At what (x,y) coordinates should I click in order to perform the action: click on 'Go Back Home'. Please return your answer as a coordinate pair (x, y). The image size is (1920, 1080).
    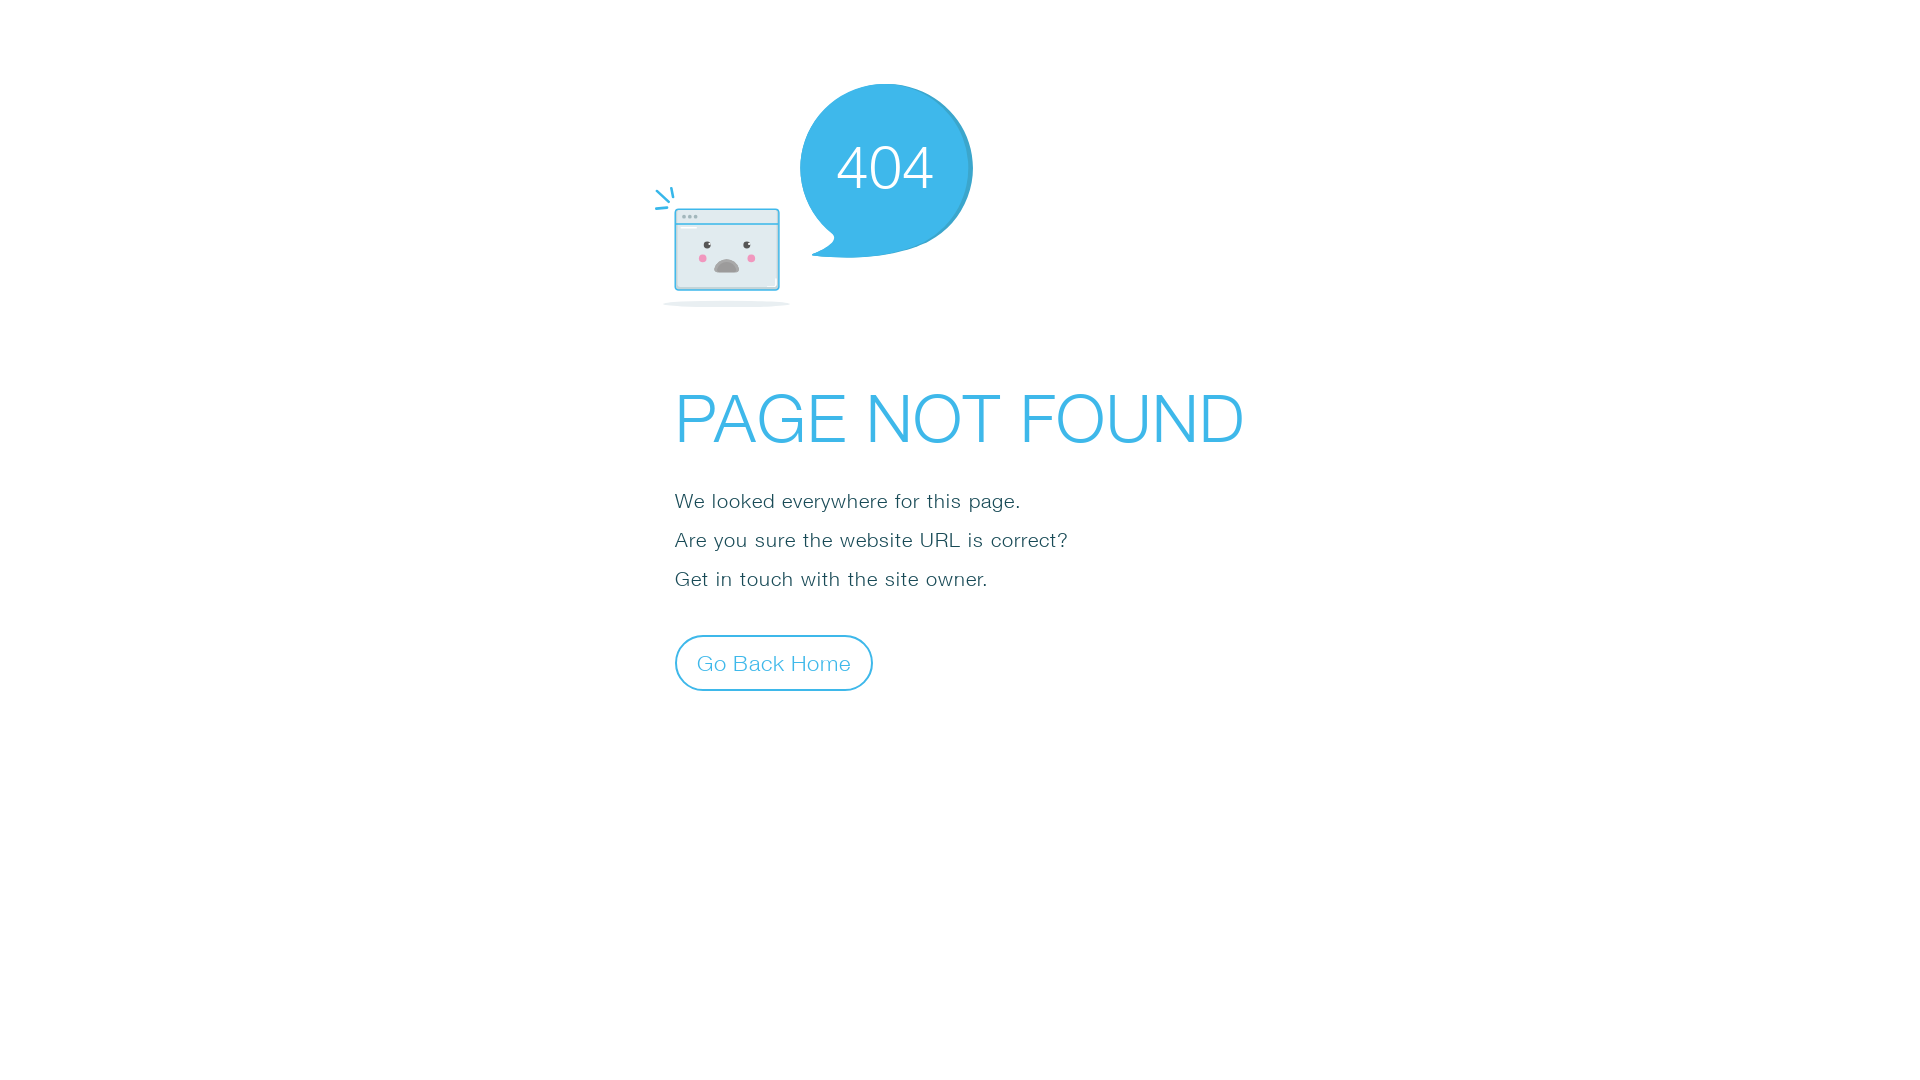
    Looking at the image, I should click on (772, 663).